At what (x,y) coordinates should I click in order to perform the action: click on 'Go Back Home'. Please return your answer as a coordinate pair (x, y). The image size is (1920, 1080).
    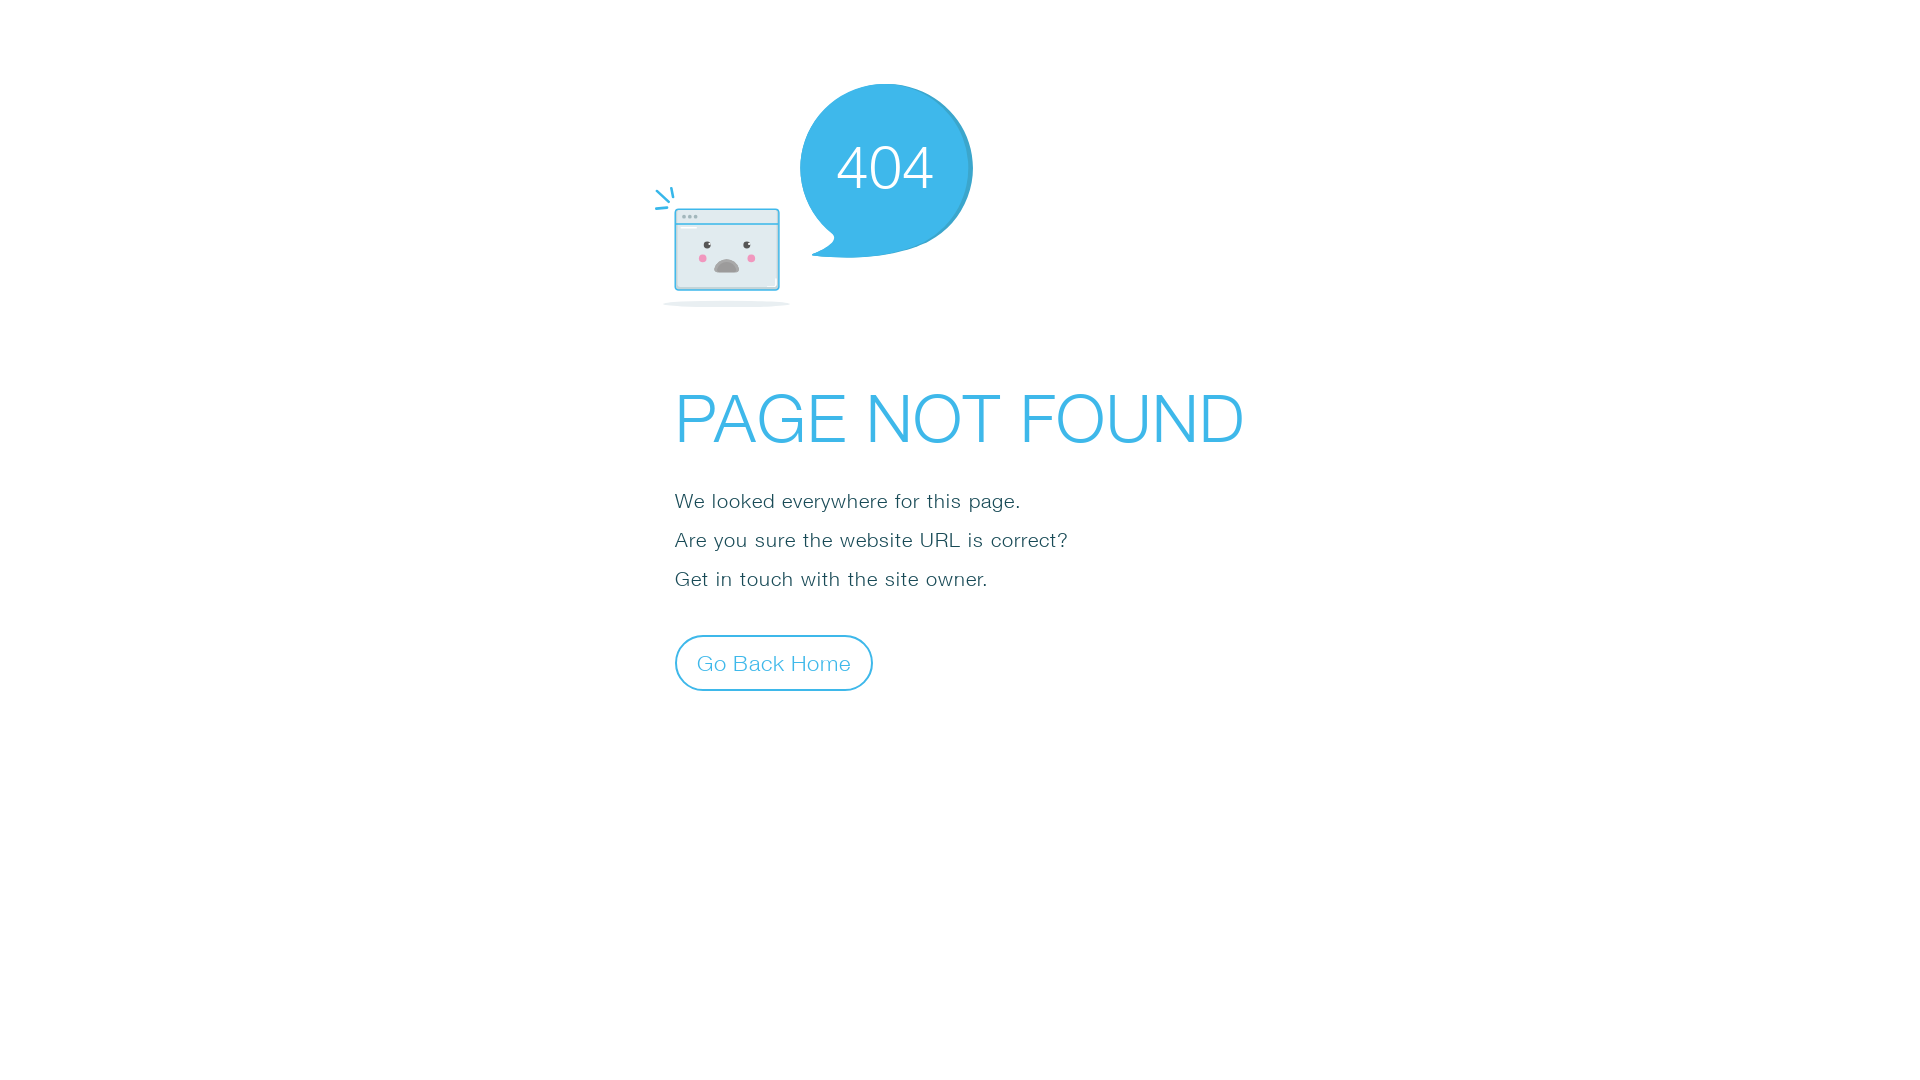
    Looking at the image, I should click on (772, 663).